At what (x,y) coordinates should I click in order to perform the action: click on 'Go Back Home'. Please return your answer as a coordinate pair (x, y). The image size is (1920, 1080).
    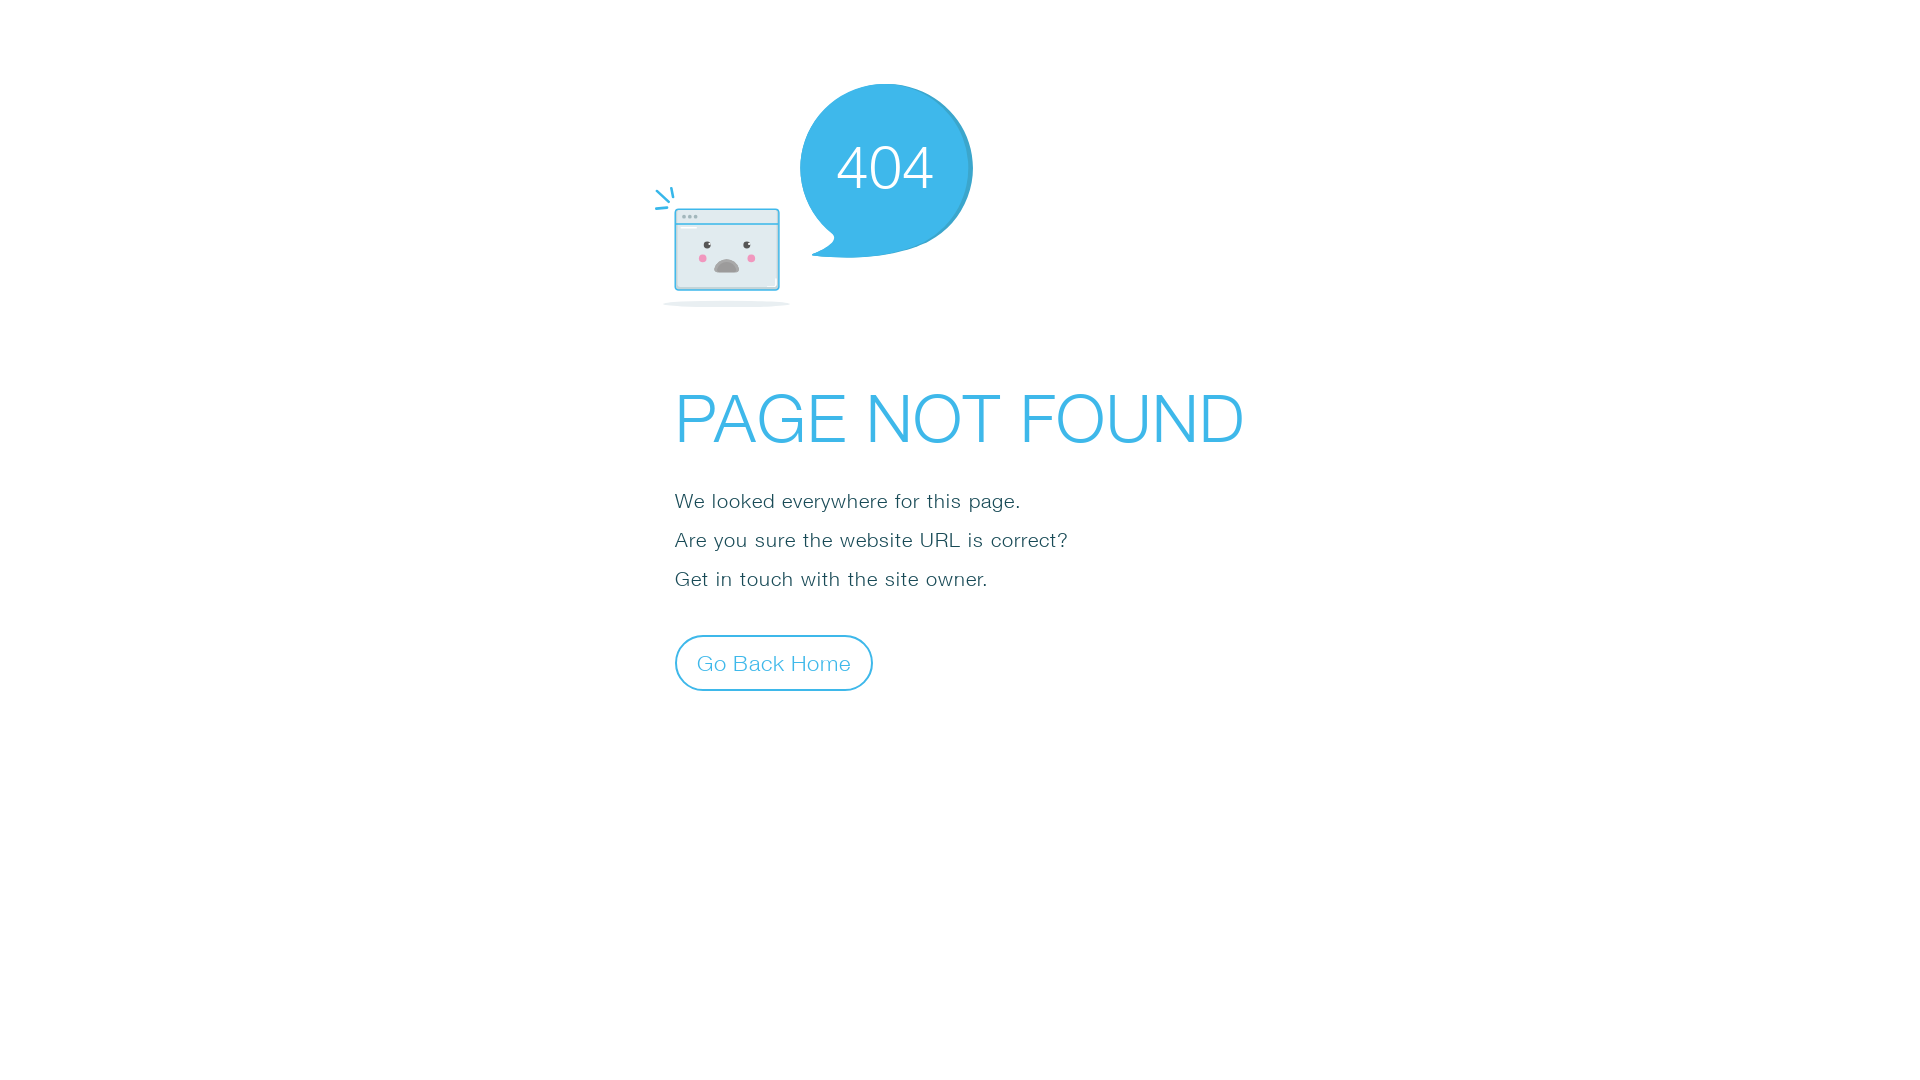
    Looking at the image, I should click on (772, 663).